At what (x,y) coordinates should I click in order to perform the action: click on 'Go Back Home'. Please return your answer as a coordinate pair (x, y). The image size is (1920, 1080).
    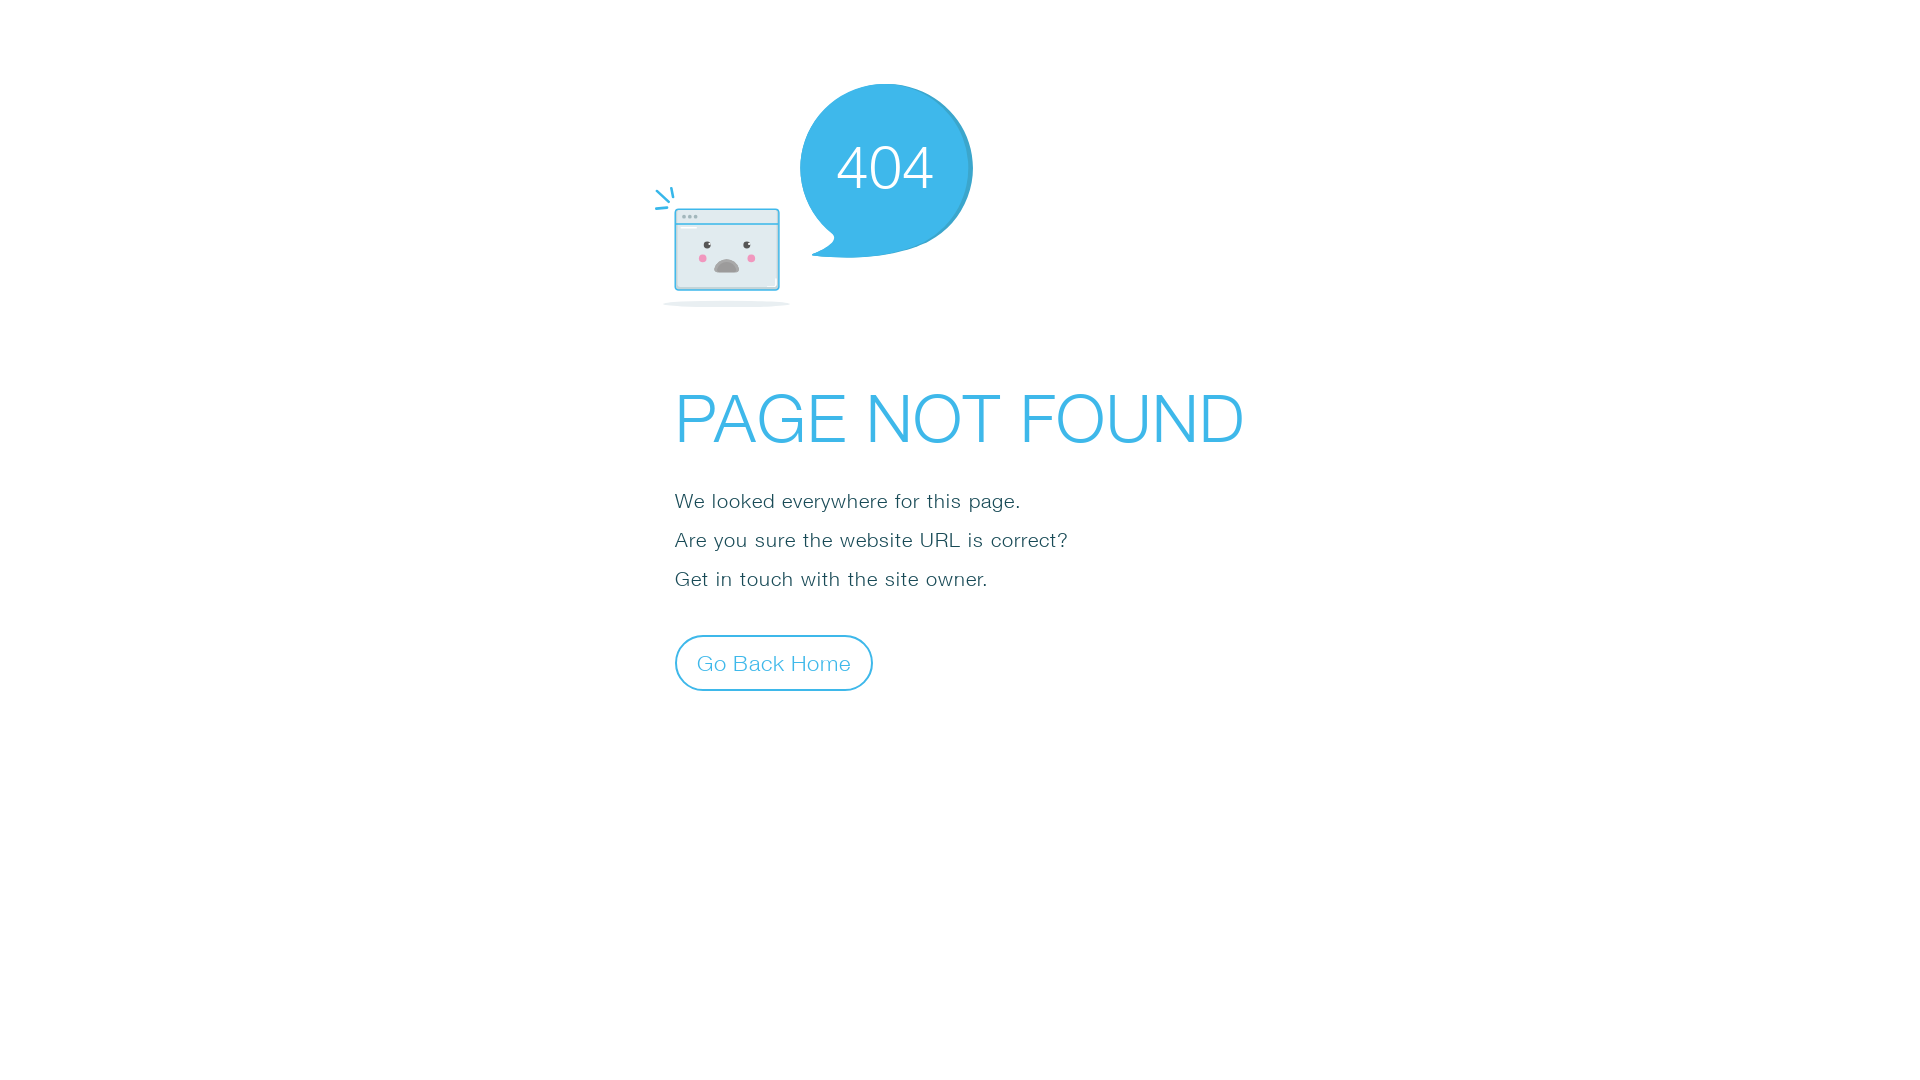
    Looking at the image, I should click on (772, 663).